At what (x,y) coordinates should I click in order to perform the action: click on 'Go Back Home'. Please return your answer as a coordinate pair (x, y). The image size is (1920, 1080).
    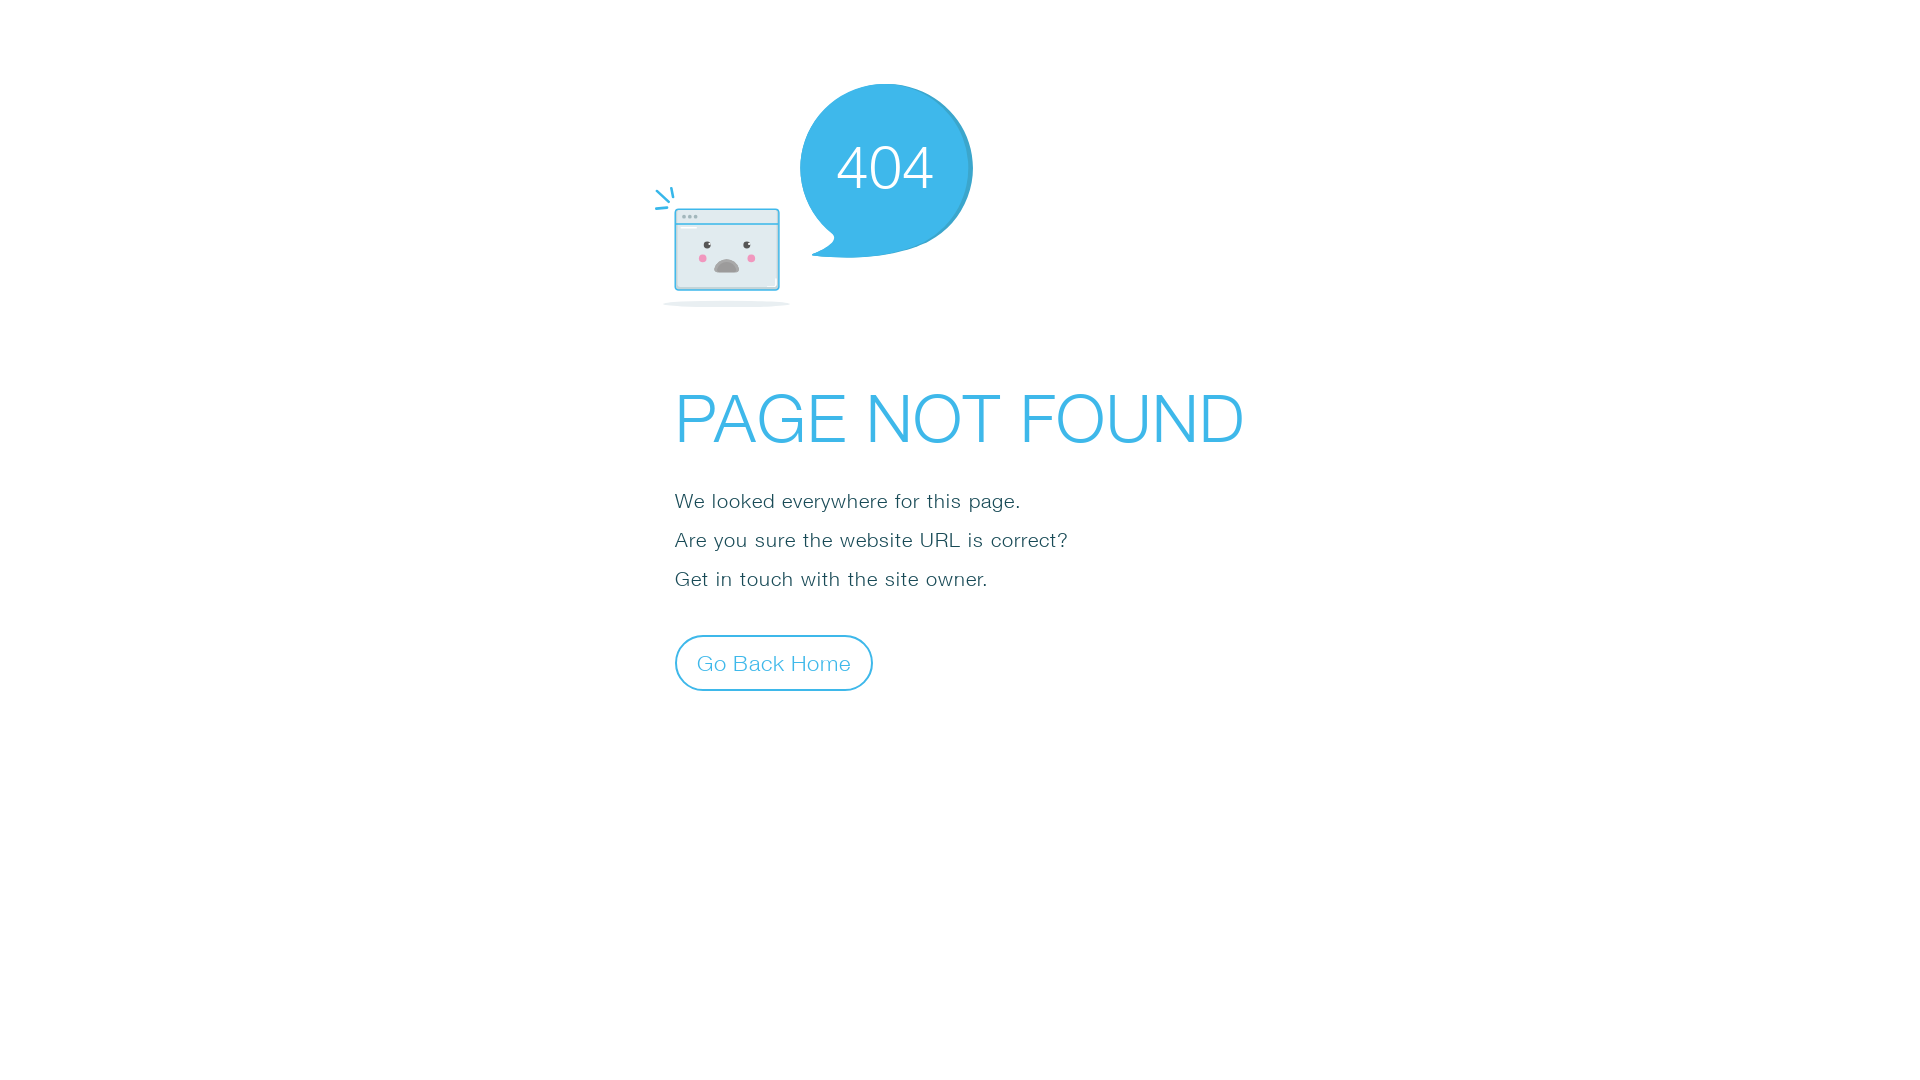
    Looking at the image, I should click on (772, 663).